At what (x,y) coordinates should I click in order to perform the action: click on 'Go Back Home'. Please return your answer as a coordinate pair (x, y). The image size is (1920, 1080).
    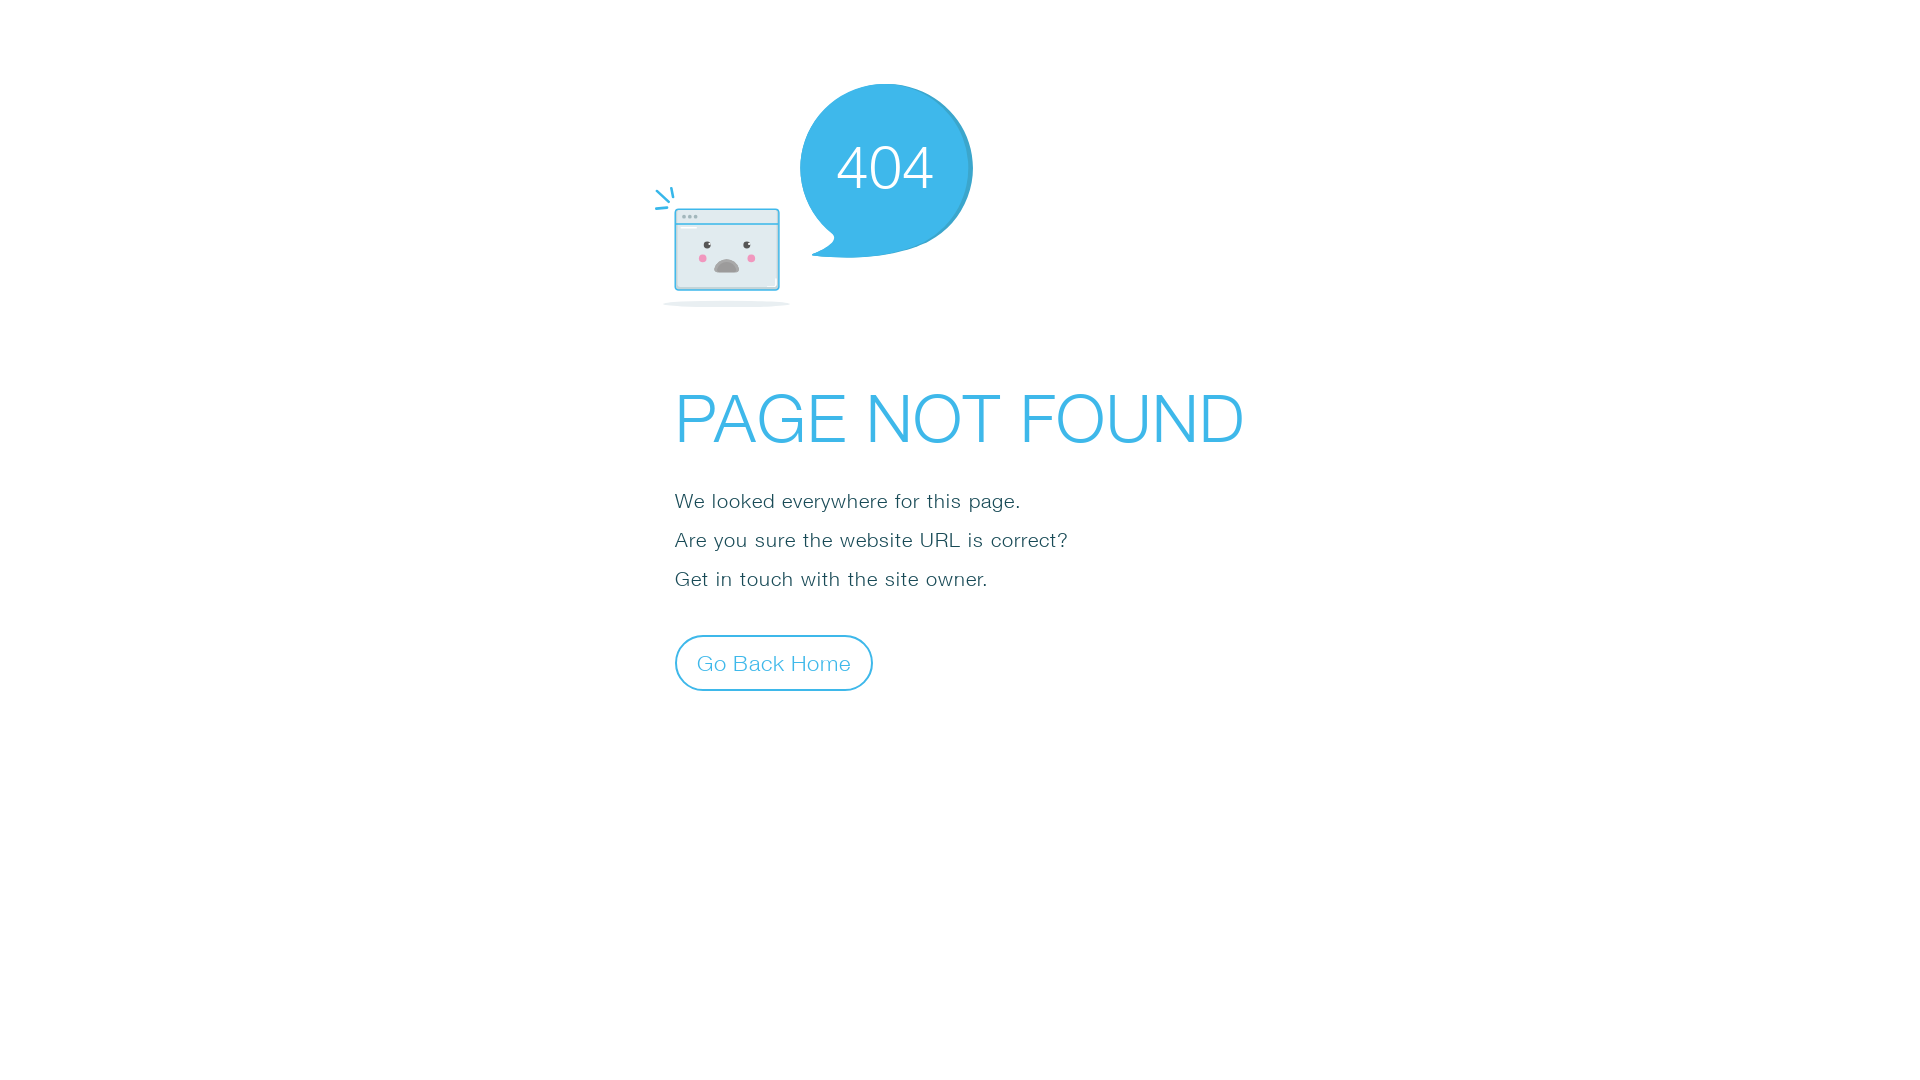
    Looking at the image, I should click on (772, 663).